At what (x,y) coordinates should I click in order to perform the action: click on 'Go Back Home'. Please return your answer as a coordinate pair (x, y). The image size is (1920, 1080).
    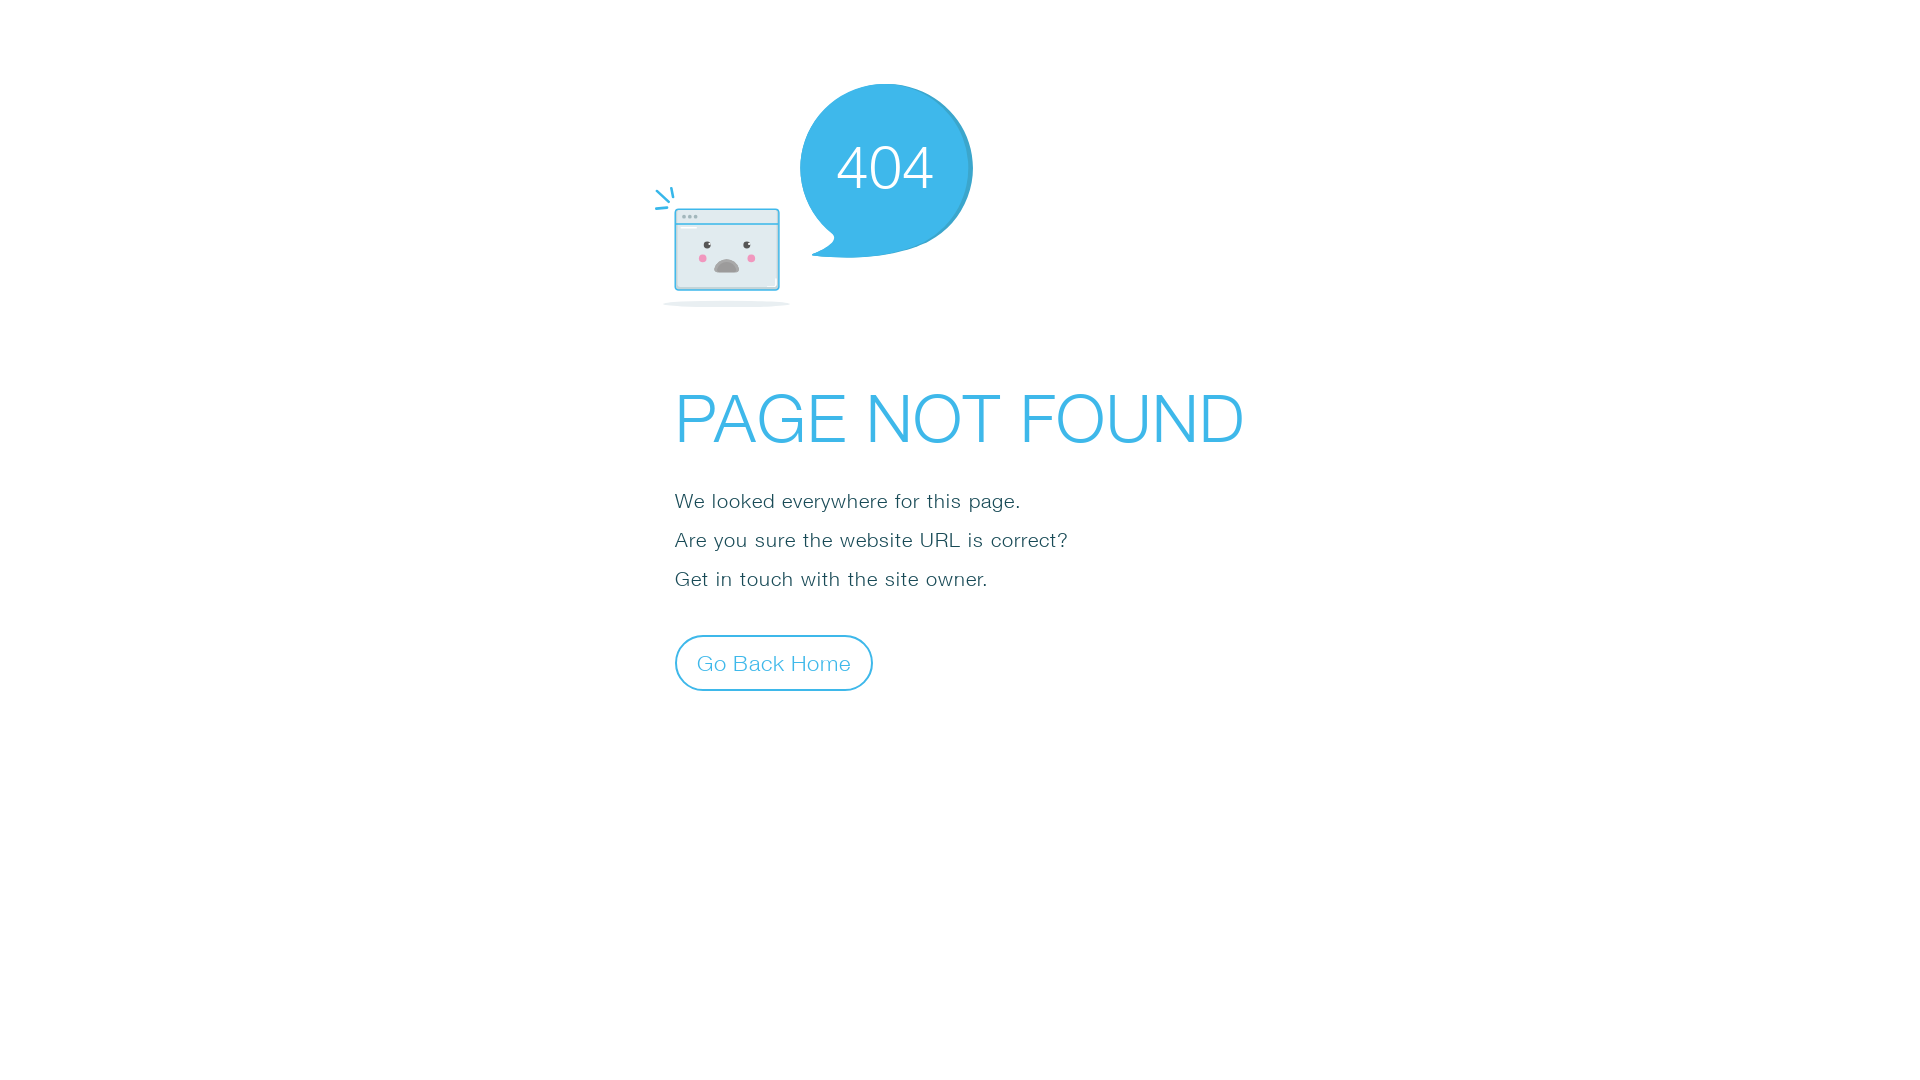
    Looking at the image, I should click on (772, 663).